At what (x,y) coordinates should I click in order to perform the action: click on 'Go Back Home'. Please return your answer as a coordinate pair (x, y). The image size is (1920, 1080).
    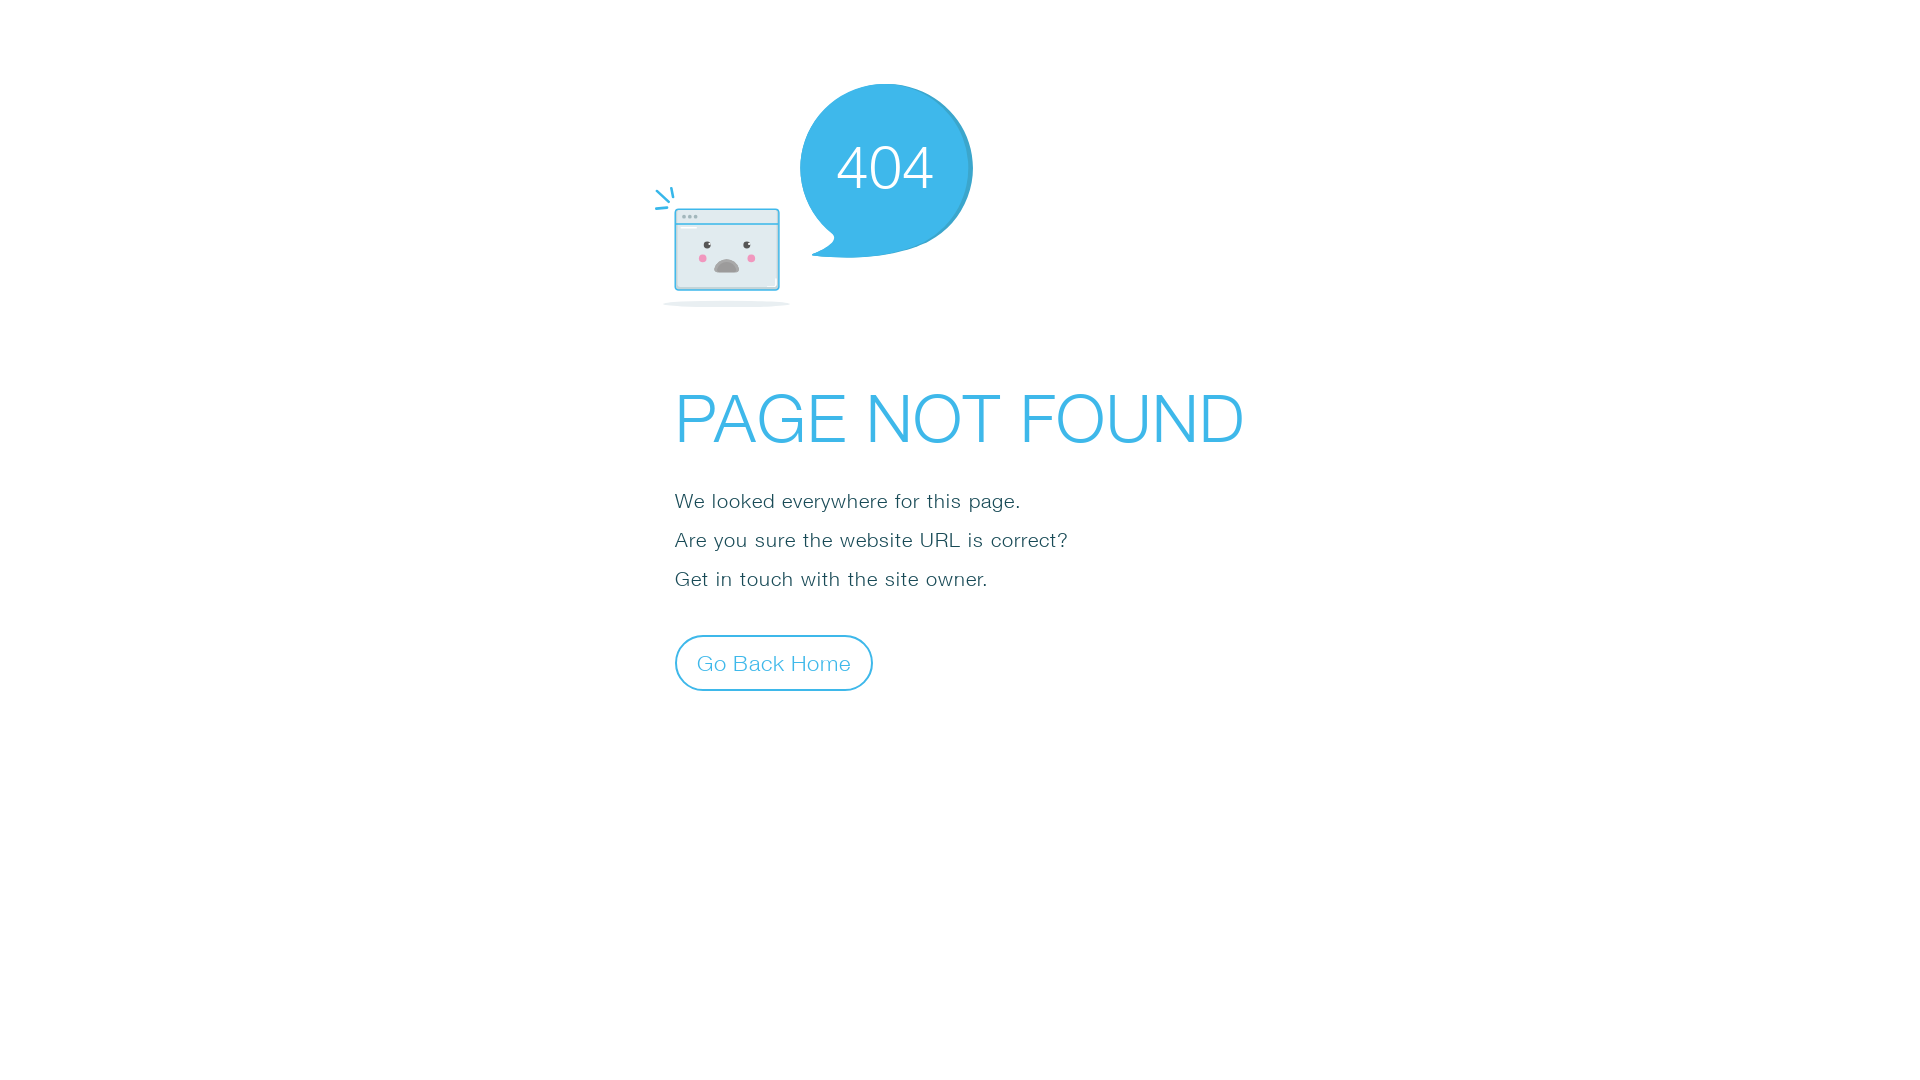
    Looking at the image, I should click on (772, 663).